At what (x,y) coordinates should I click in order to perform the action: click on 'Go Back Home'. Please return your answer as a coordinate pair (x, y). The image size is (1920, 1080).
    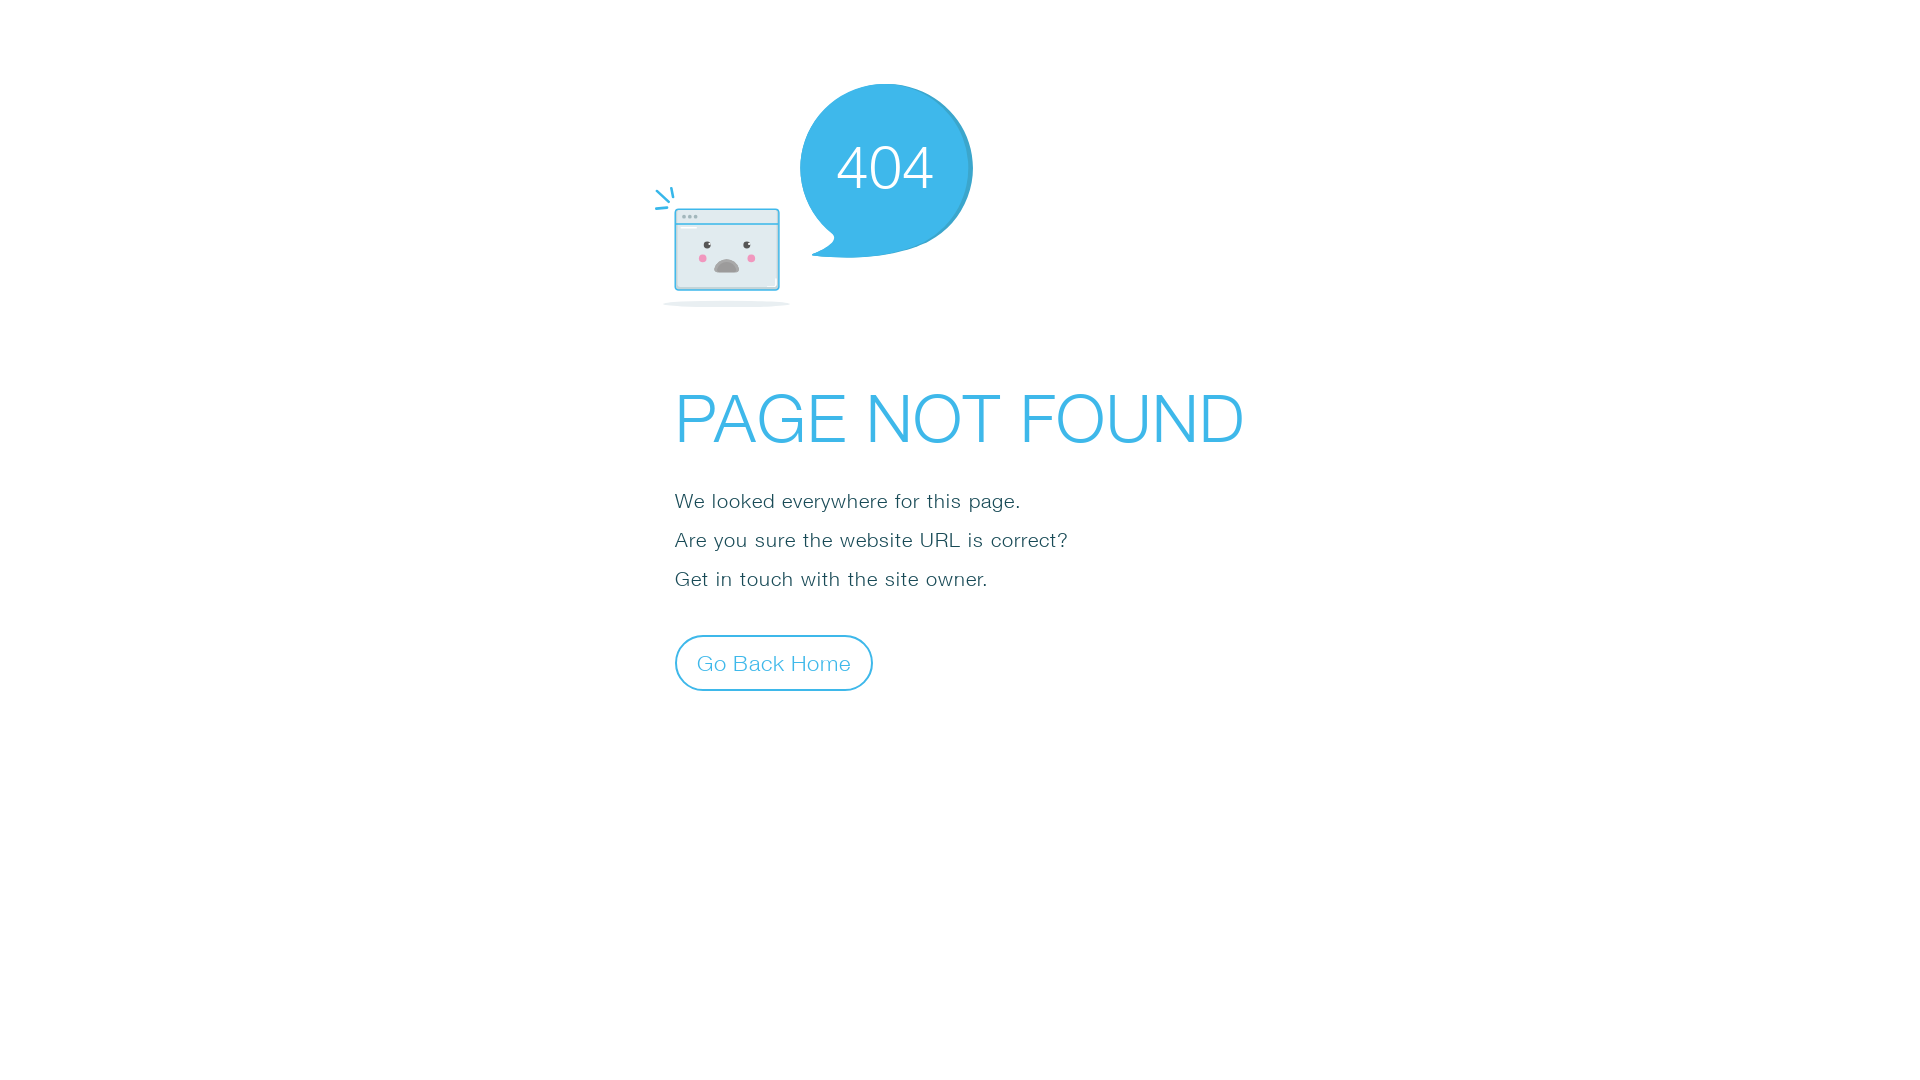
    Looking at the image, I should click on (772, 663).